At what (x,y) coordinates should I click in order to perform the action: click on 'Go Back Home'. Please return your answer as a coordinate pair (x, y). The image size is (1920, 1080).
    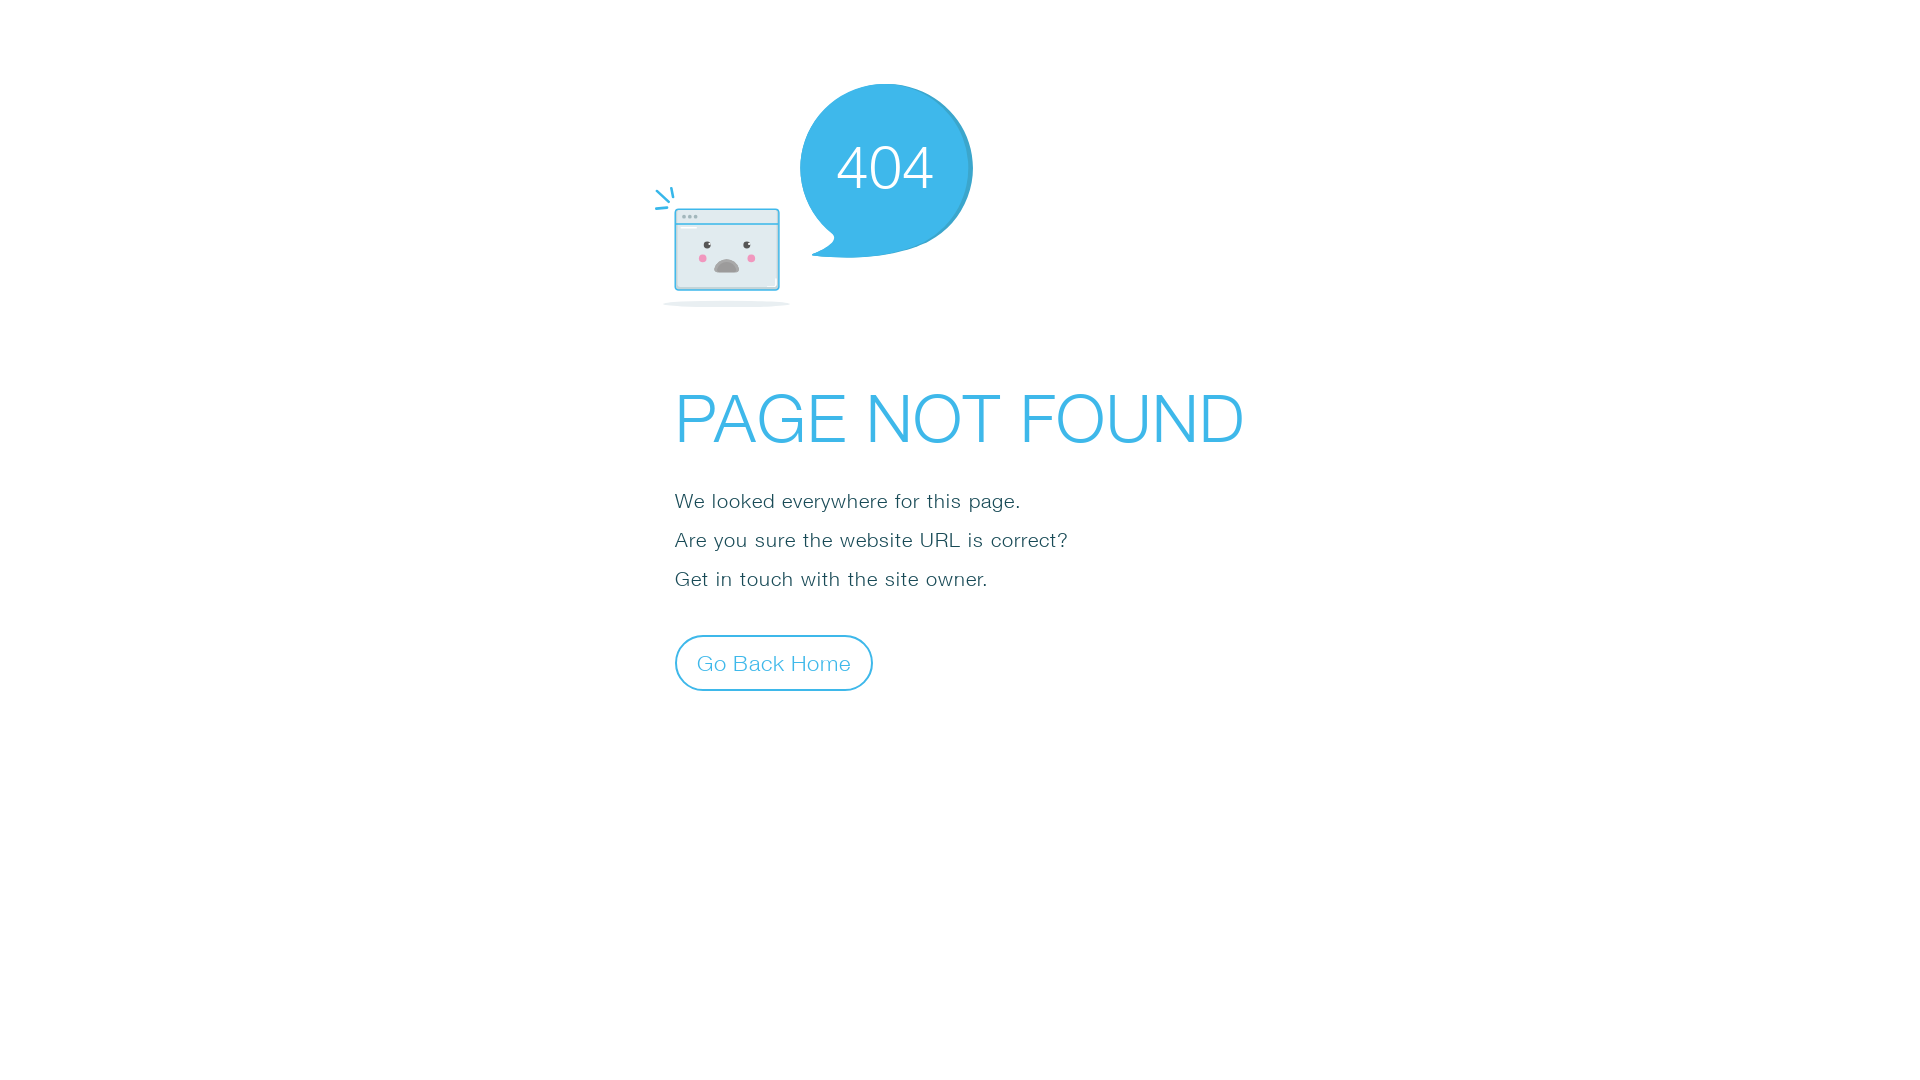
    Looking at the image, I should click on (772, 663).